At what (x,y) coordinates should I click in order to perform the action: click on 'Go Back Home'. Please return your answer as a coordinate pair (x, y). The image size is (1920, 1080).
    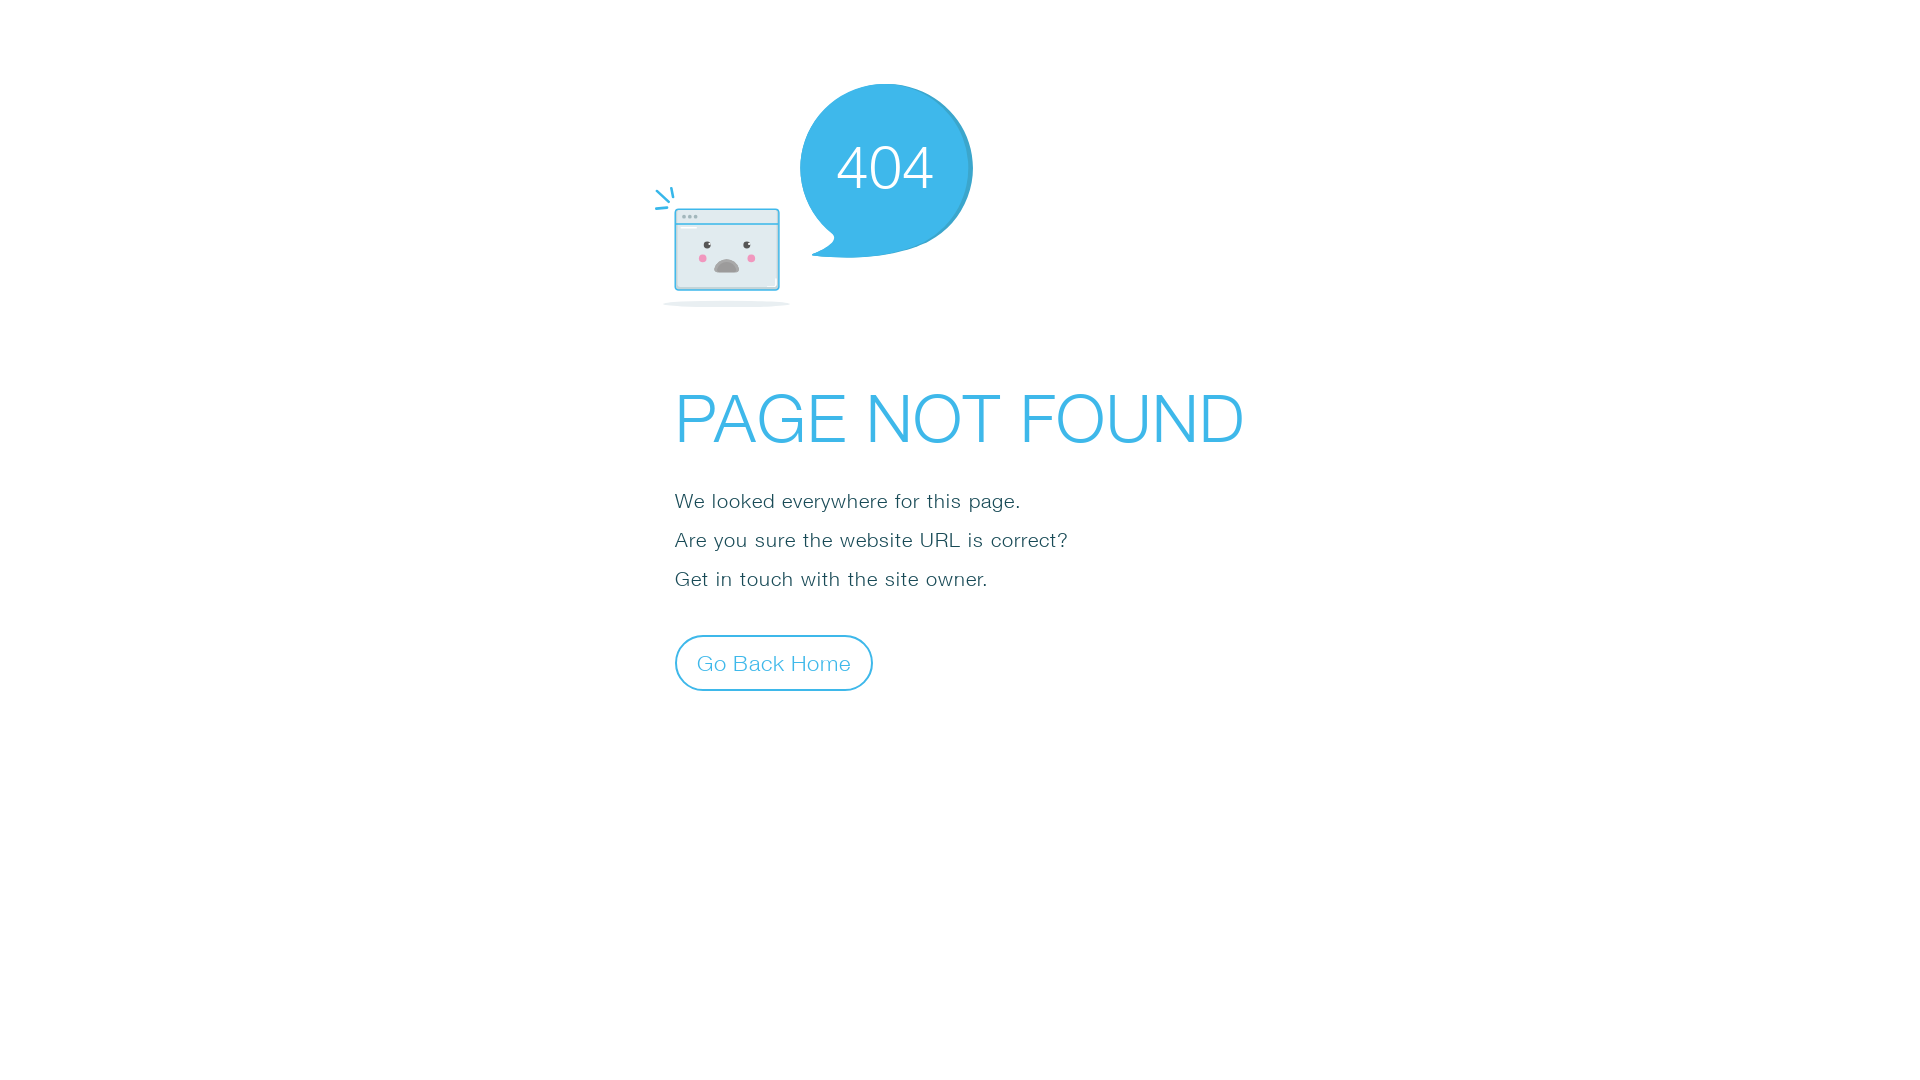
    Looking at the image, I should click on (772, 663).